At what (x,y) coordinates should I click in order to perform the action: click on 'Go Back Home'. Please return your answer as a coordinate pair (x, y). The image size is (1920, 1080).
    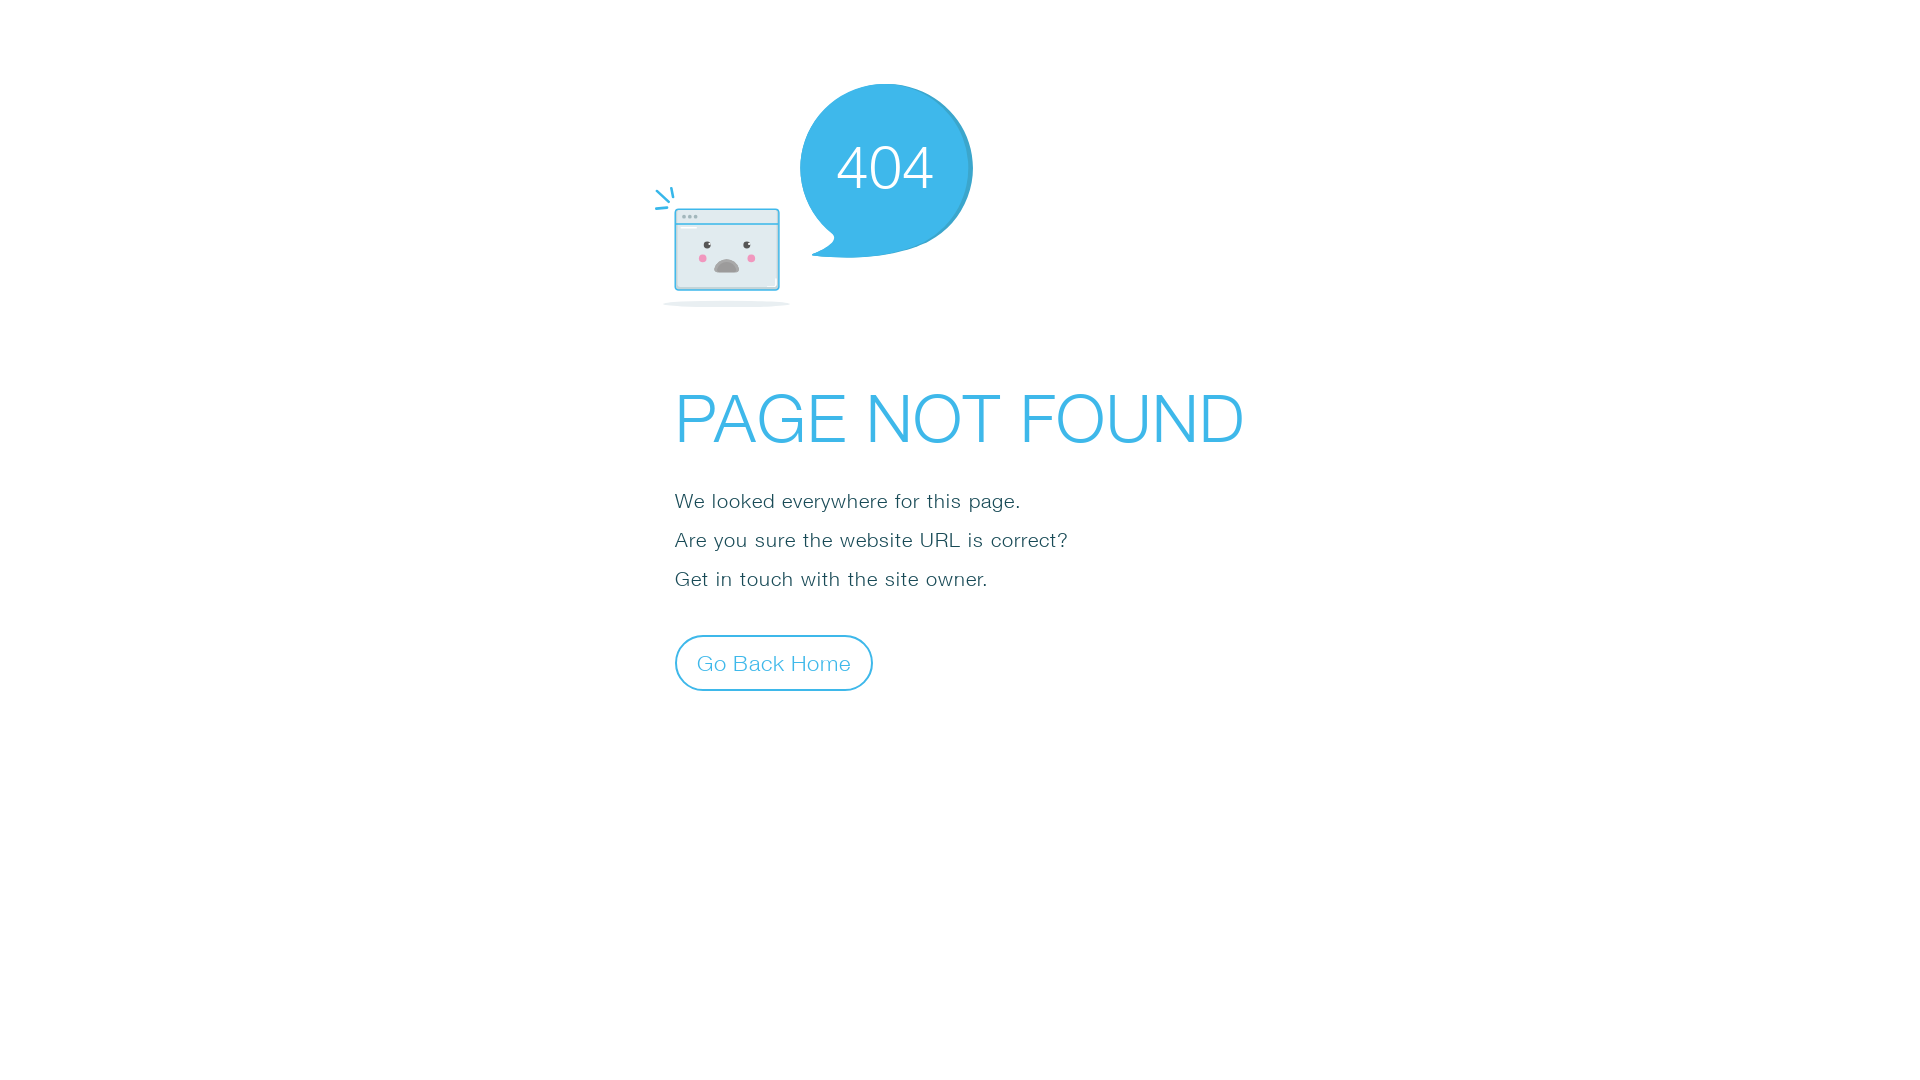
    Looking at the image, I should click on (772, 663).